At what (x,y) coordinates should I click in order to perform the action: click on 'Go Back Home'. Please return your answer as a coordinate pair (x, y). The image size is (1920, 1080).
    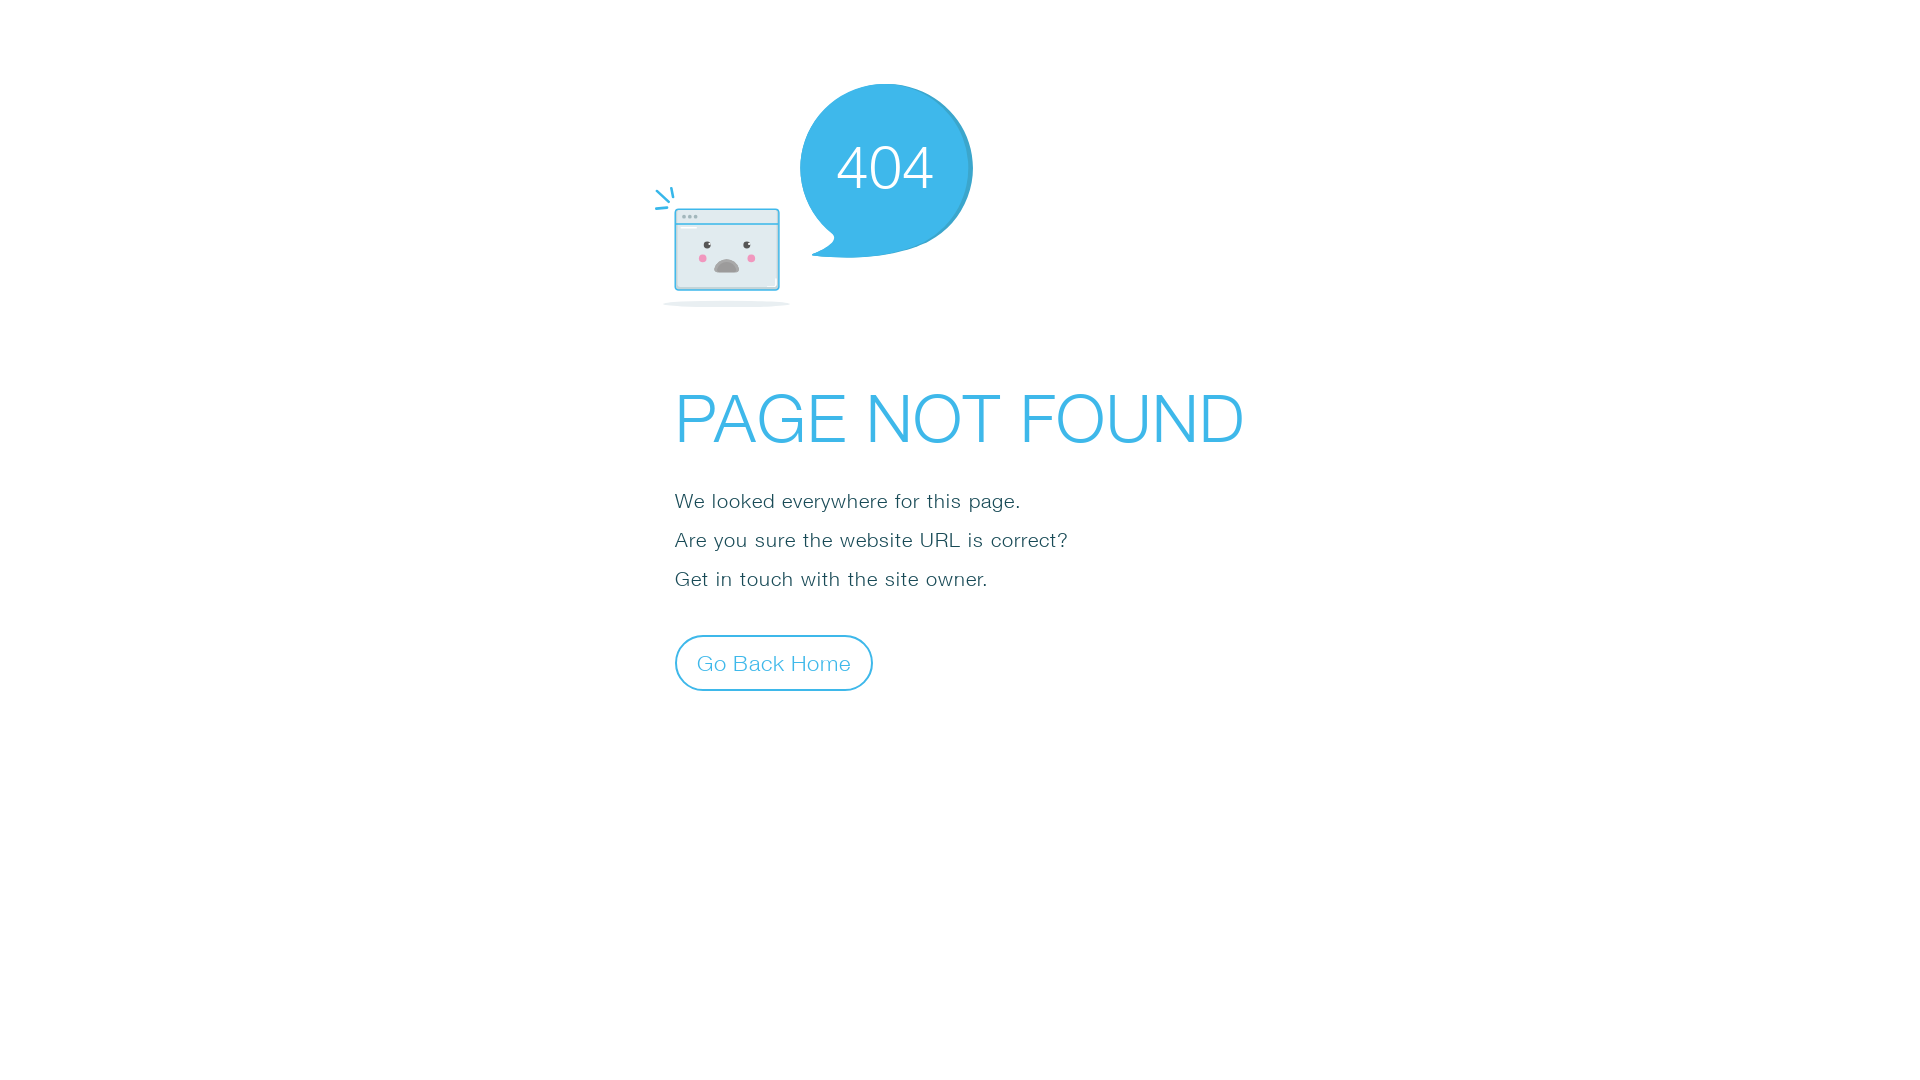
    Looking at the image, I should click on (772, 663).